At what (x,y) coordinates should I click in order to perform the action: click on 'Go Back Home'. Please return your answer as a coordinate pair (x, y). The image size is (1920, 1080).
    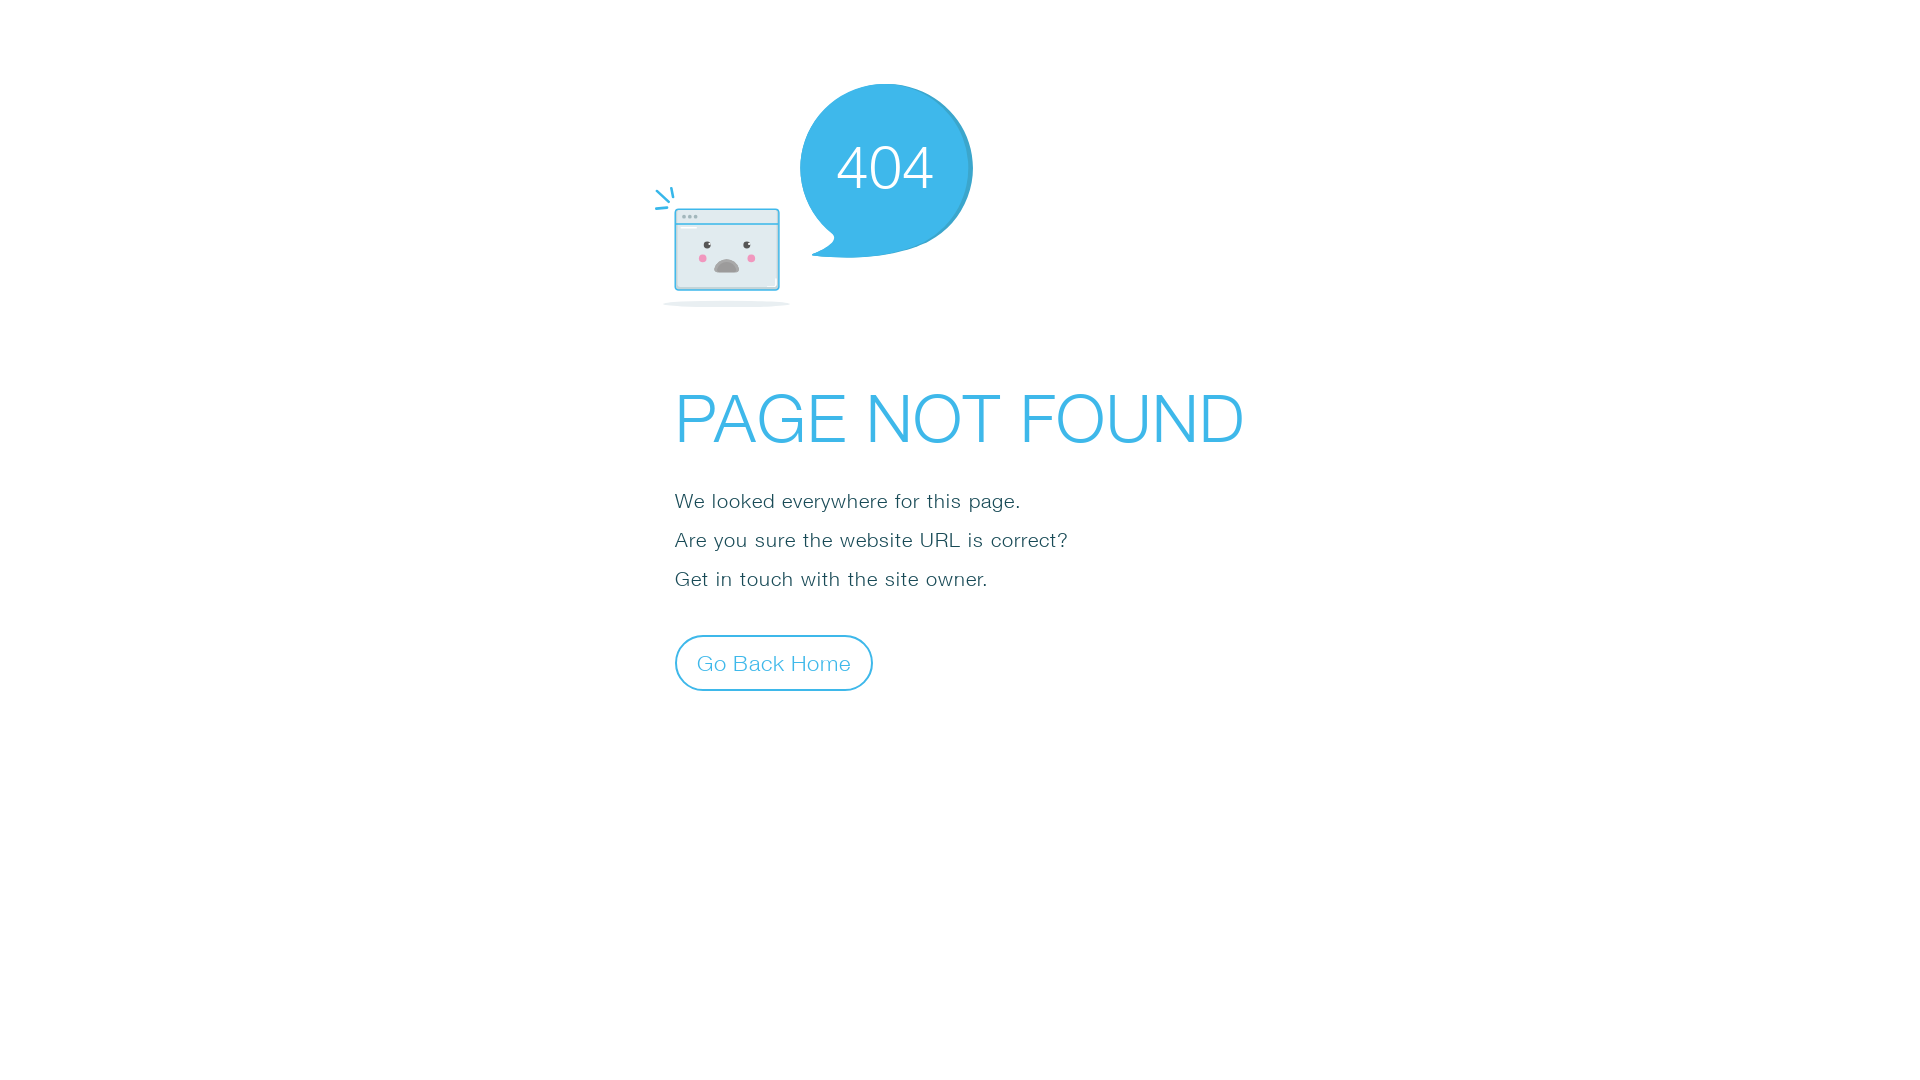
    Looking at the image, I should click on (772, 663).